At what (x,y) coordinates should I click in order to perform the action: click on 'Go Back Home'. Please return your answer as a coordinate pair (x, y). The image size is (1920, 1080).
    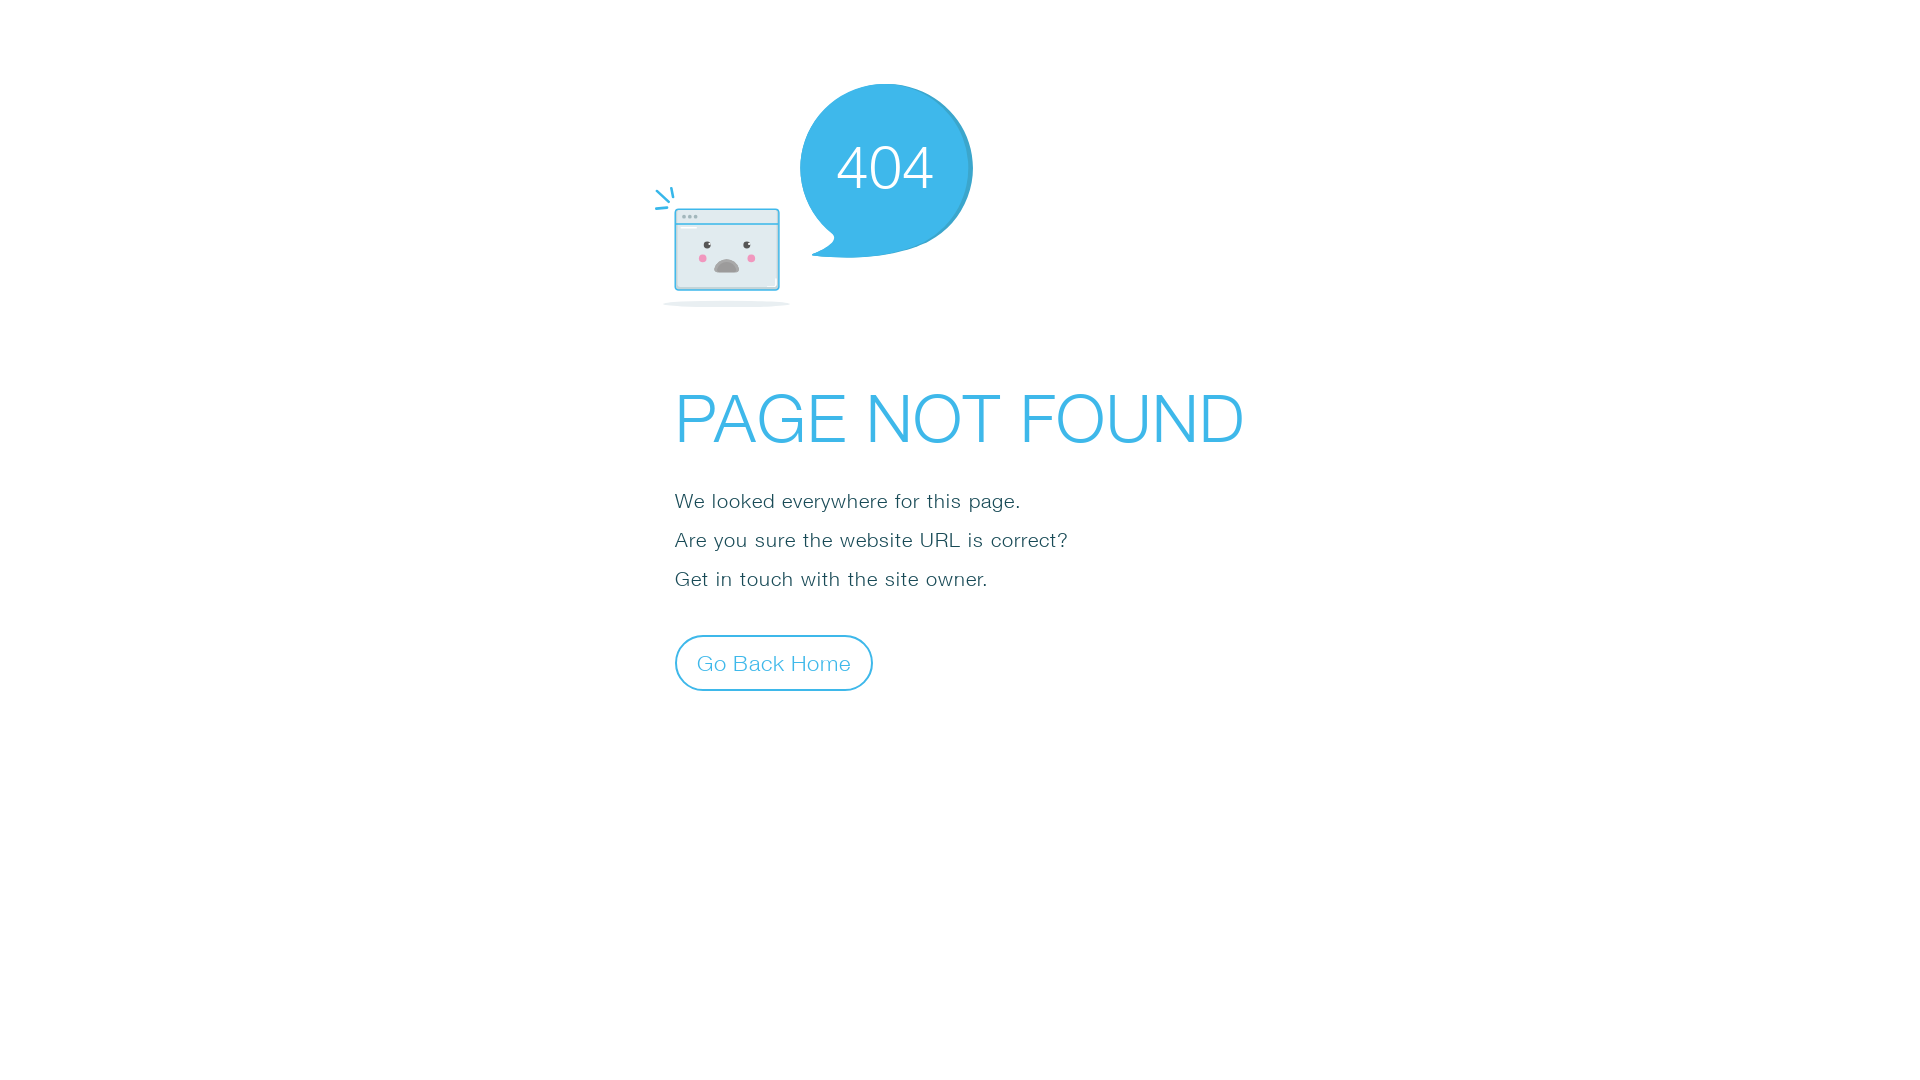
    Looking at the image, I should click on (772, 663).